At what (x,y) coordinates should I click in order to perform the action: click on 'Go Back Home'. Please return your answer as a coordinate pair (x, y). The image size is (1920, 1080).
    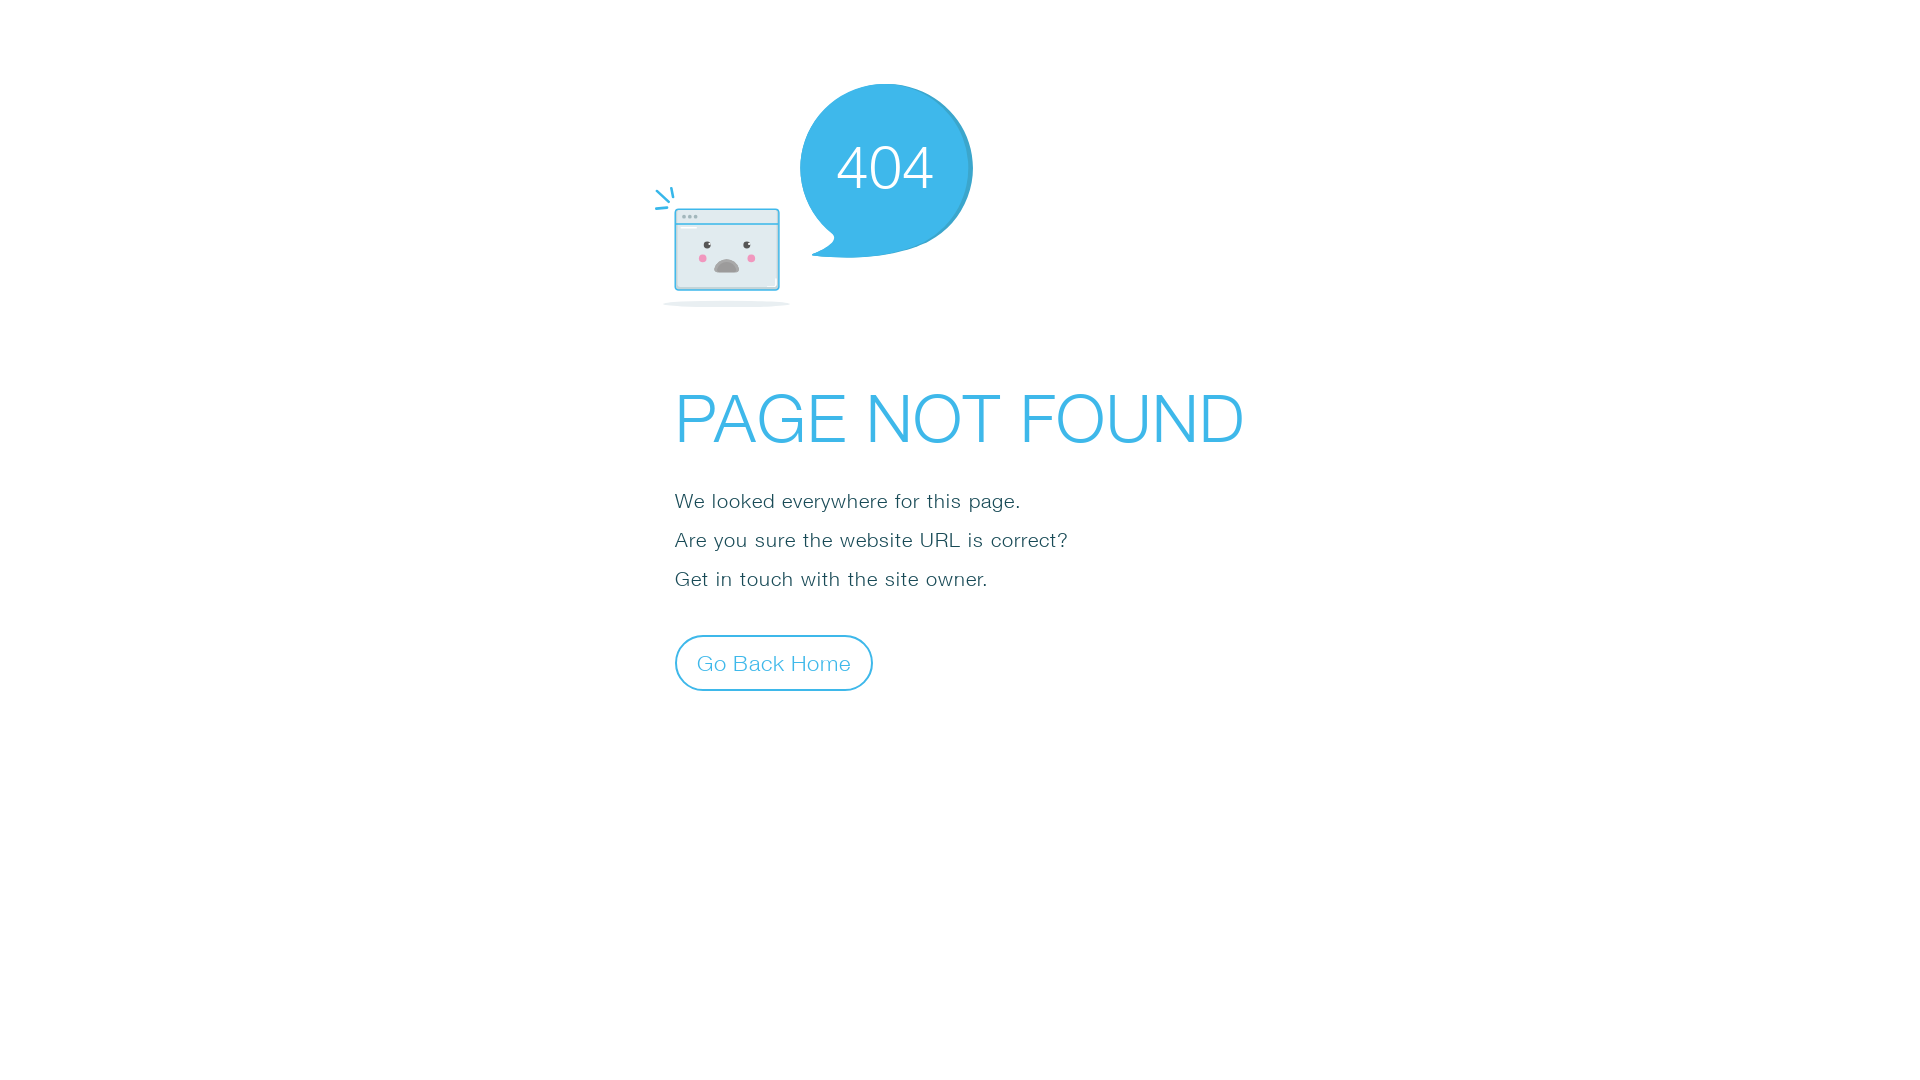
    Looking at the image, I should click on (772, 663).